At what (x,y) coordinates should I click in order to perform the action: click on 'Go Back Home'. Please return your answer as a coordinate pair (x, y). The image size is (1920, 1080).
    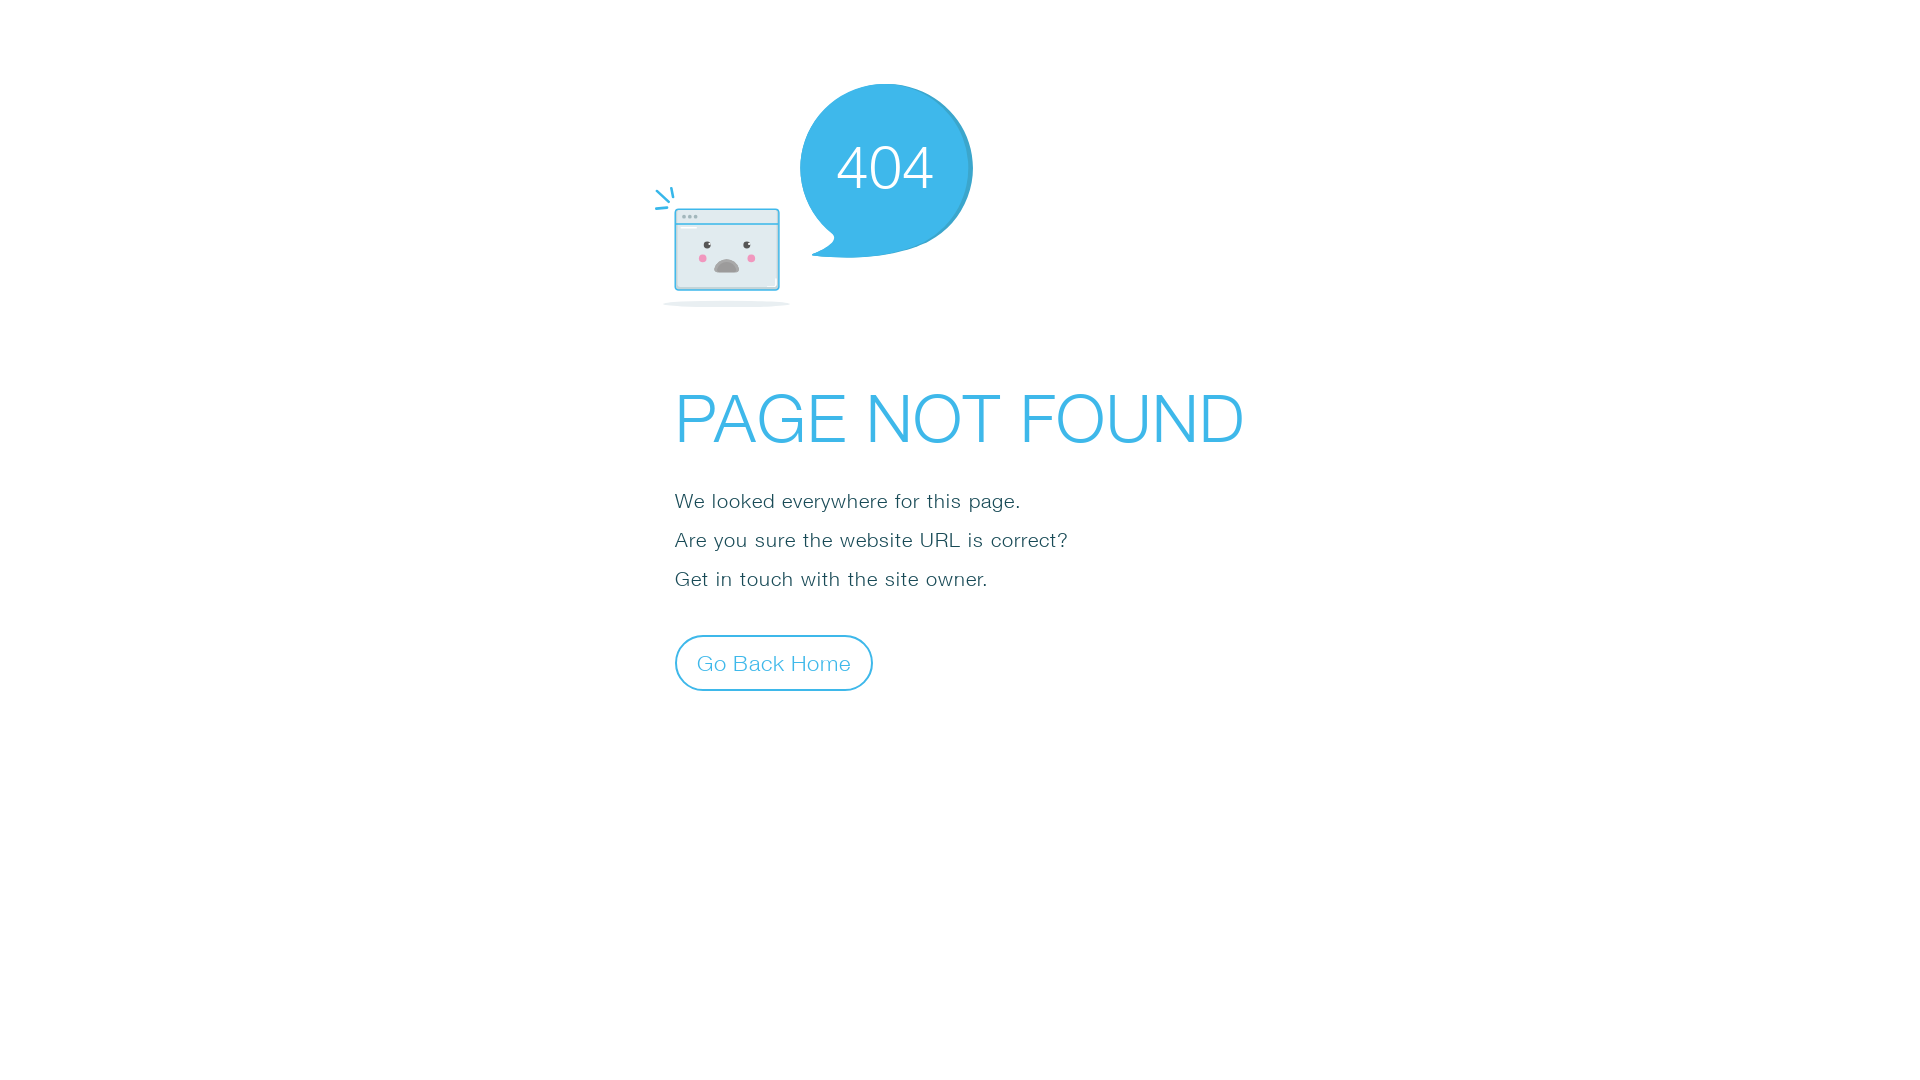
    Looking at the image, I should click on (772, 663).